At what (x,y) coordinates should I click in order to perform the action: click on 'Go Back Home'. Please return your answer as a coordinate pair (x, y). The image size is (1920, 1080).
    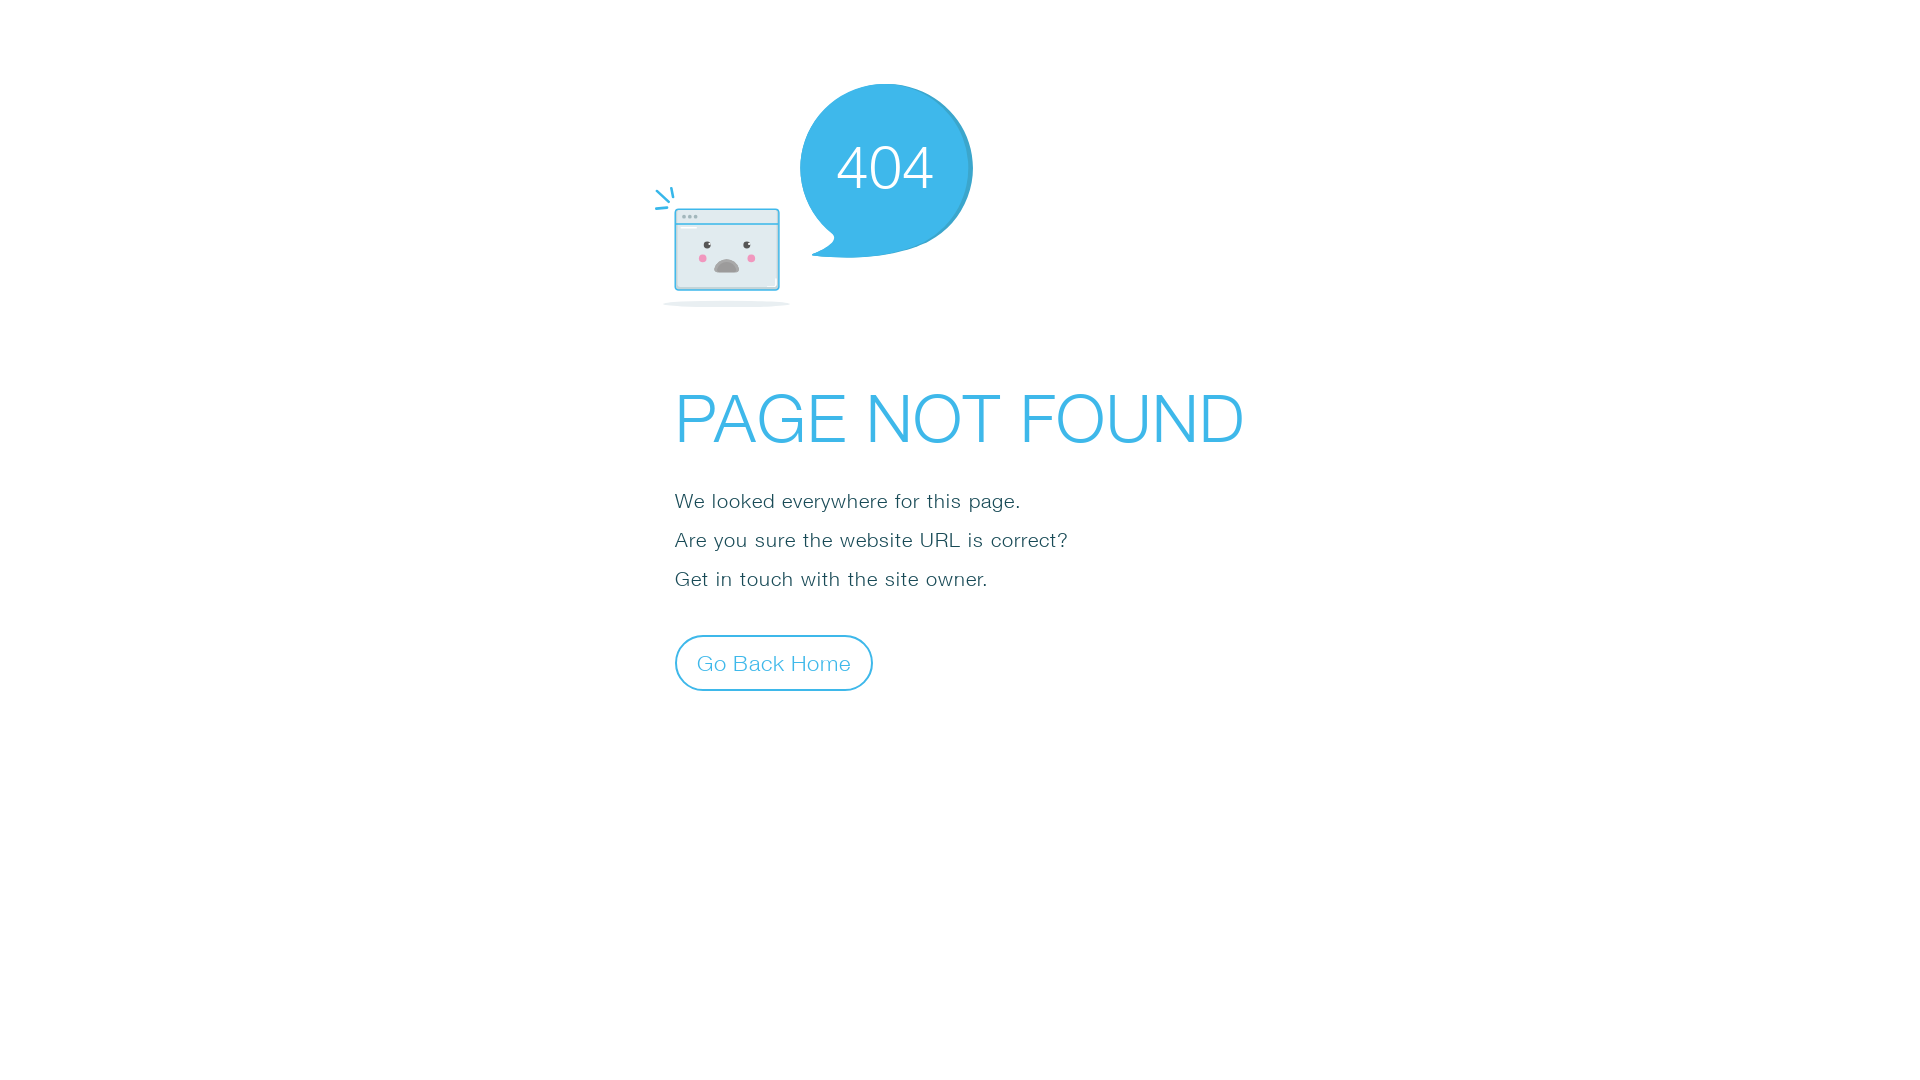
    Looking at the image, I should click on (772, 663).